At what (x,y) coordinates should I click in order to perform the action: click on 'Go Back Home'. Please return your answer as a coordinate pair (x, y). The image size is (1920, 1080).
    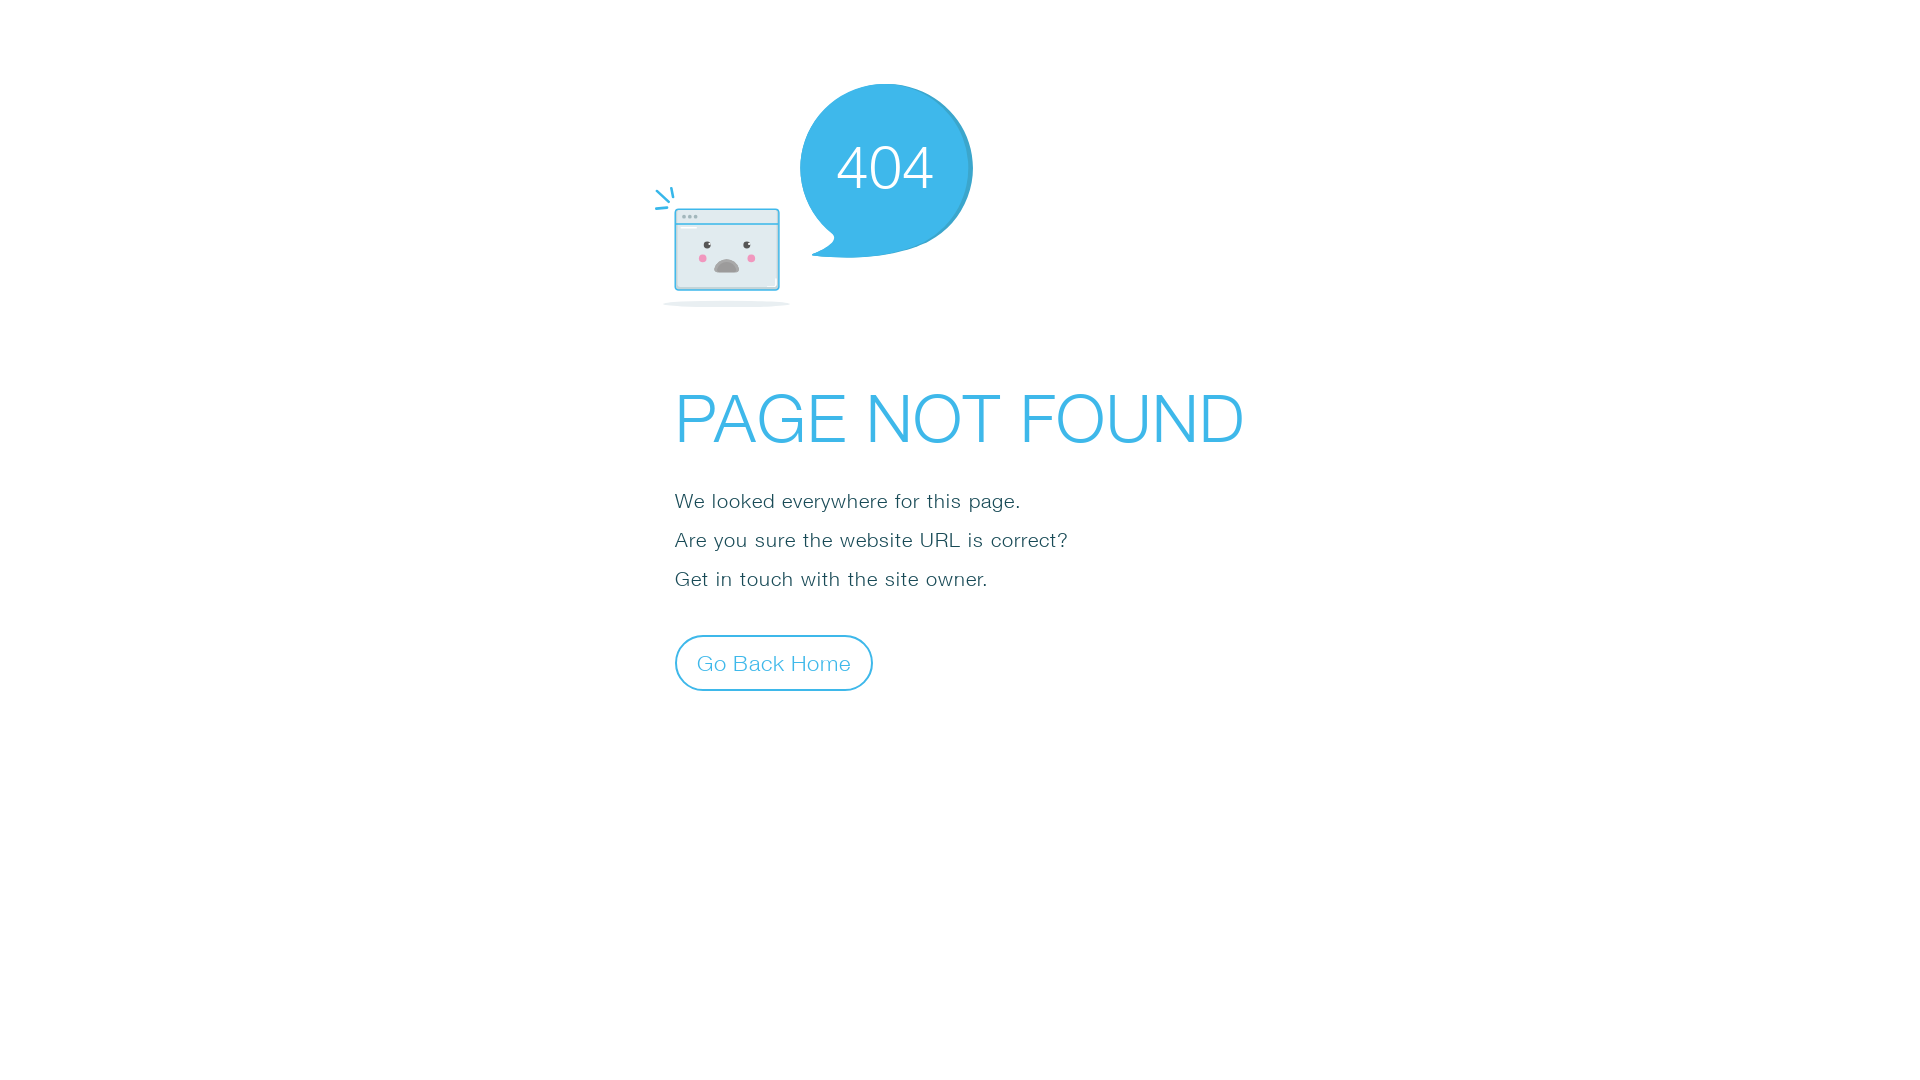
    Looking at the image, I should click on (772, 663).